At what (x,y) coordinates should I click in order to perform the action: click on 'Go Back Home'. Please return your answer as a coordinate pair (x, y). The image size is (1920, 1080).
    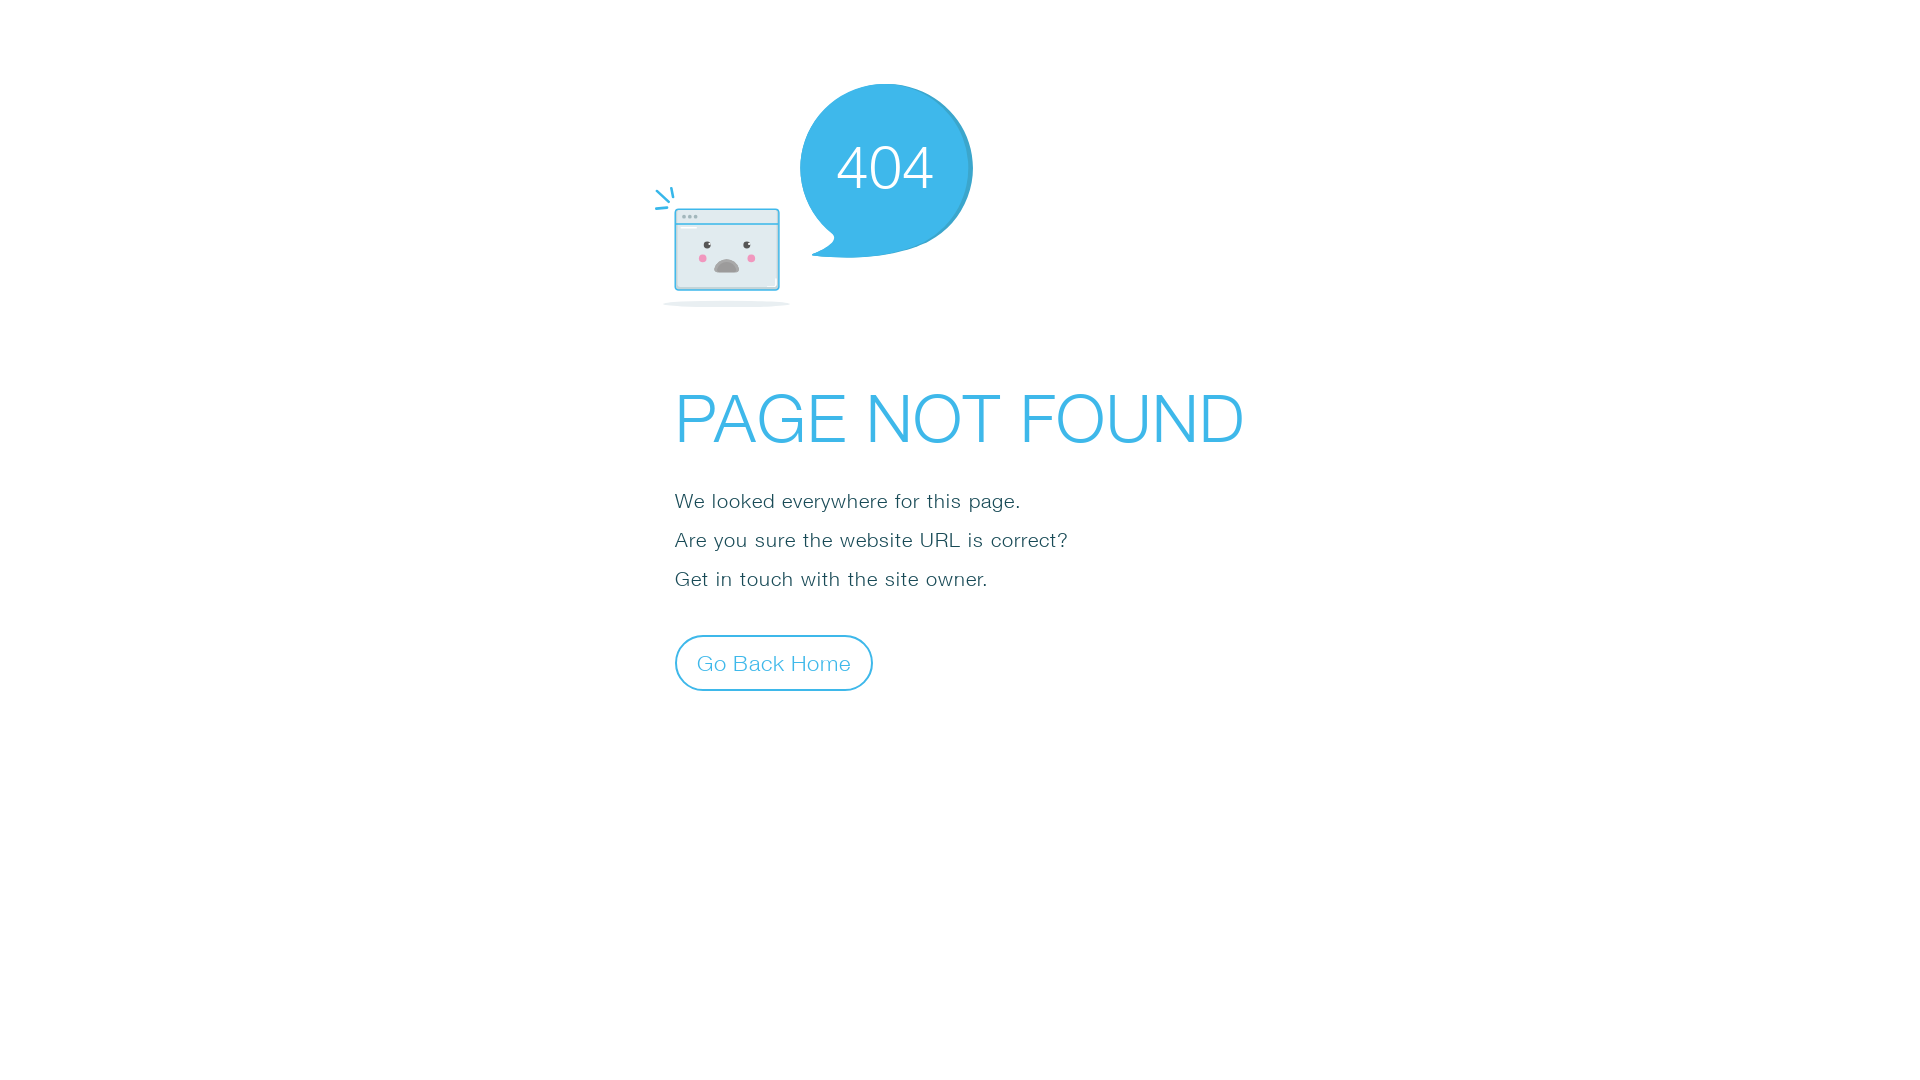
    Looking at the image, I should click on (772, 663).